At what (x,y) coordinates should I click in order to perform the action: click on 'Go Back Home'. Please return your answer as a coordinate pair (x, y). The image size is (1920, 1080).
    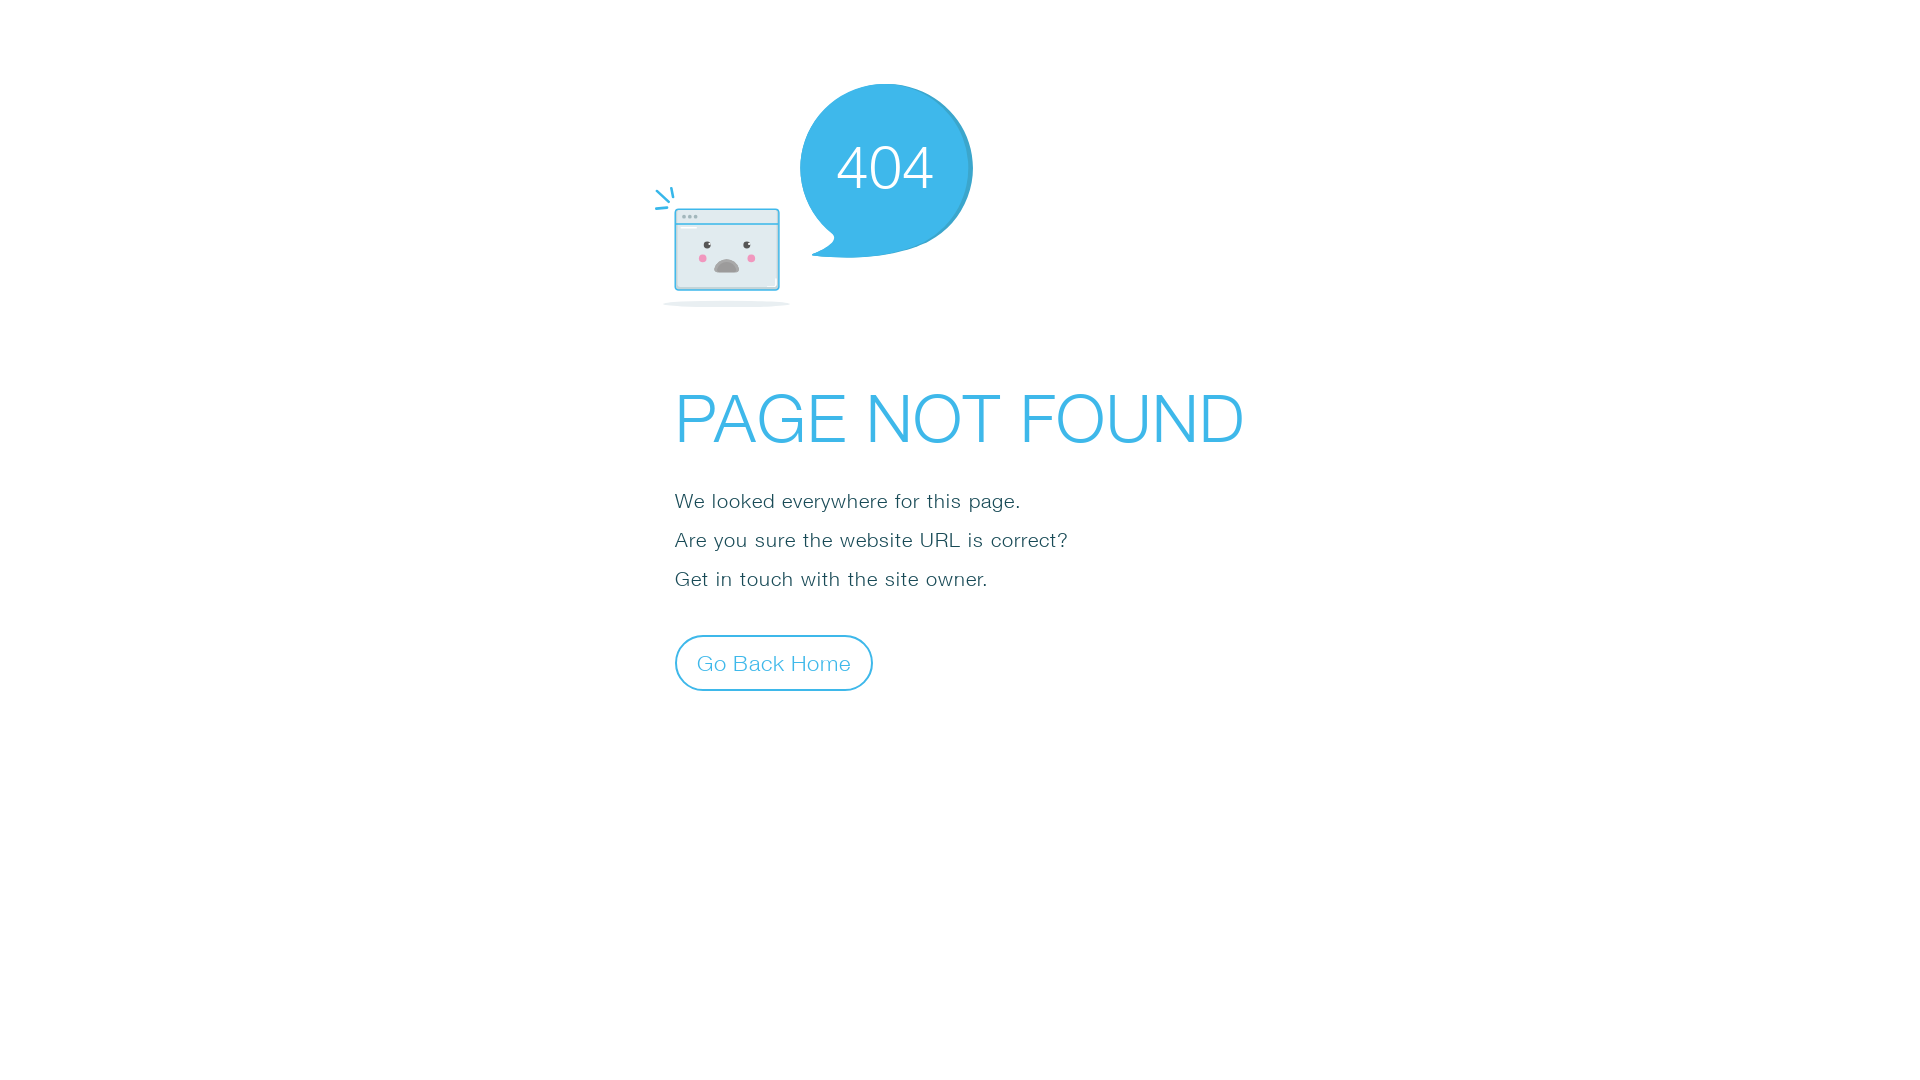
    Looking at the image, I should click on (772, 663).